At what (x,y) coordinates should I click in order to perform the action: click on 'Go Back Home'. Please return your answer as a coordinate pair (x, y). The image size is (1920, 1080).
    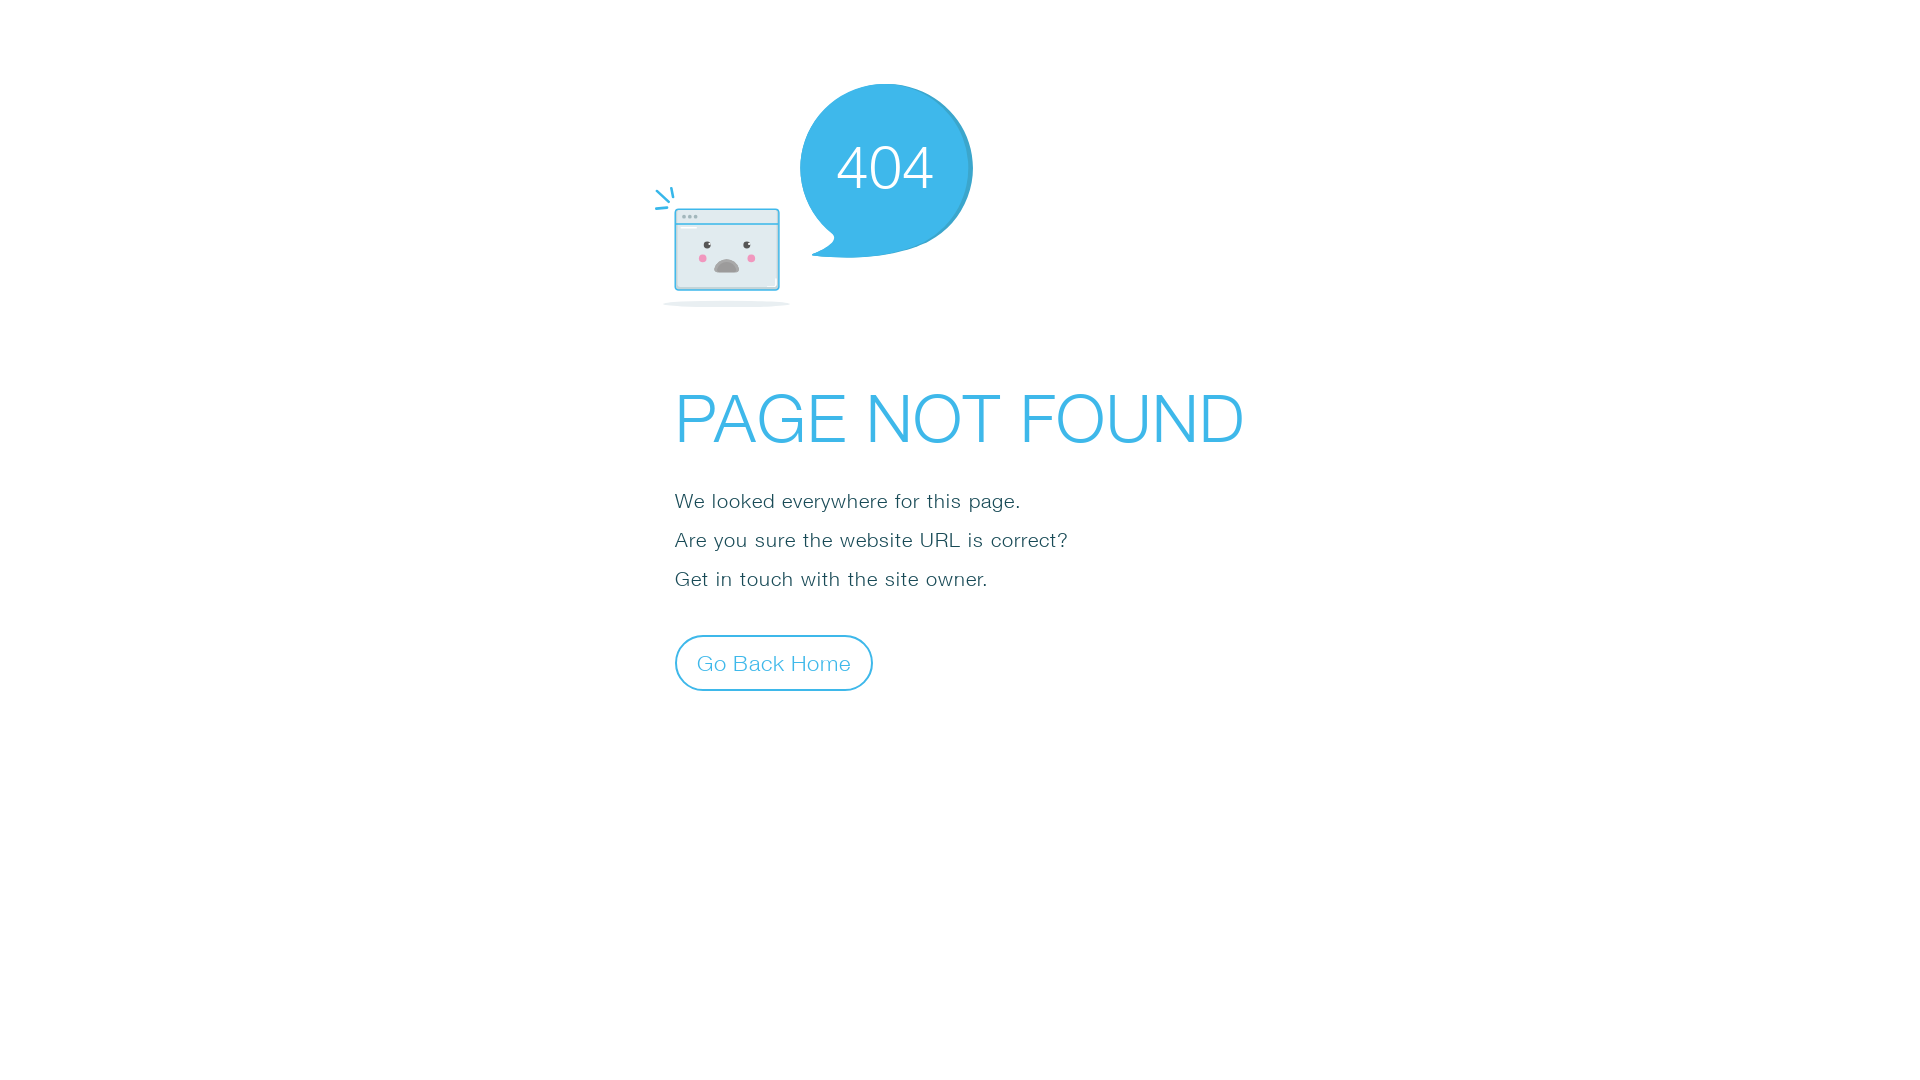
    Looking at the image, I should click on (772, 663).